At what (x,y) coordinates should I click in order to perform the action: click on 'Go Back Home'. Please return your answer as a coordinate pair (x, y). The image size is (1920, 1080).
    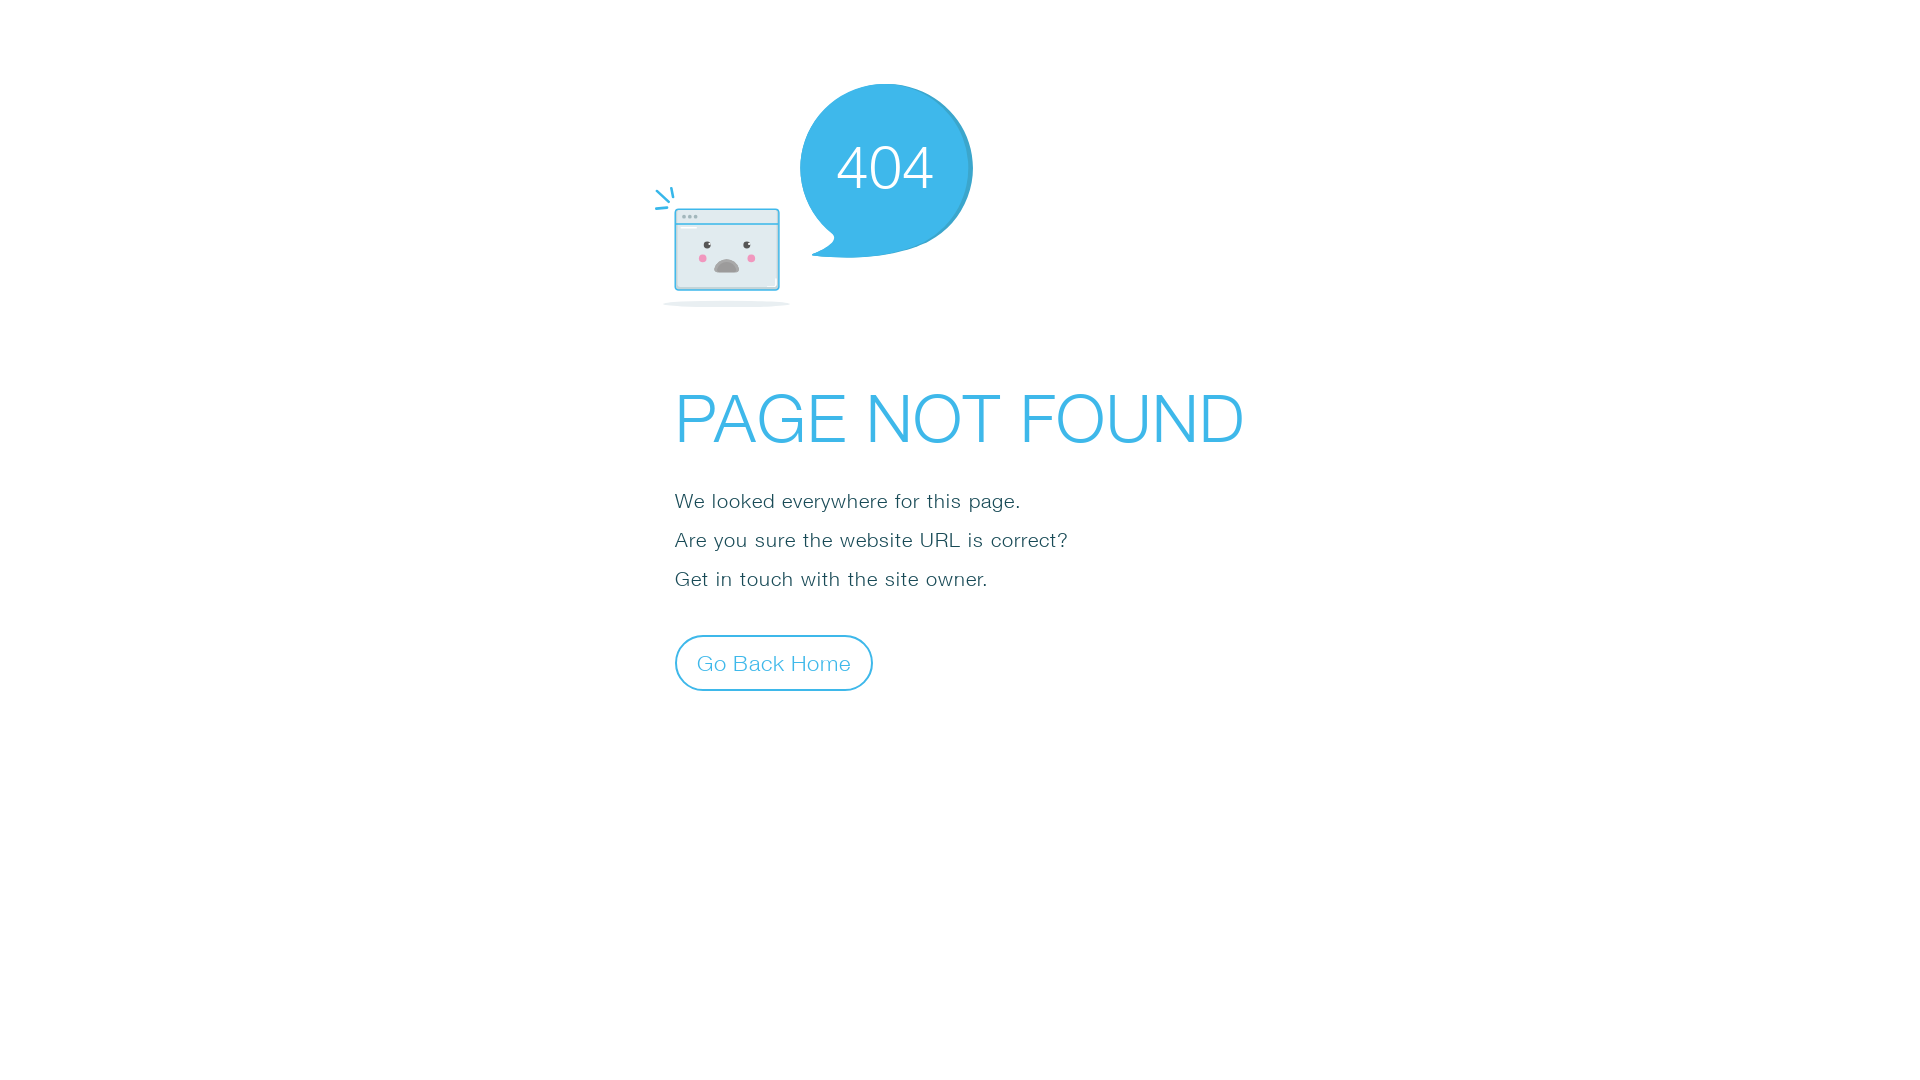
    Looking at the image, I should click on (772, 663).